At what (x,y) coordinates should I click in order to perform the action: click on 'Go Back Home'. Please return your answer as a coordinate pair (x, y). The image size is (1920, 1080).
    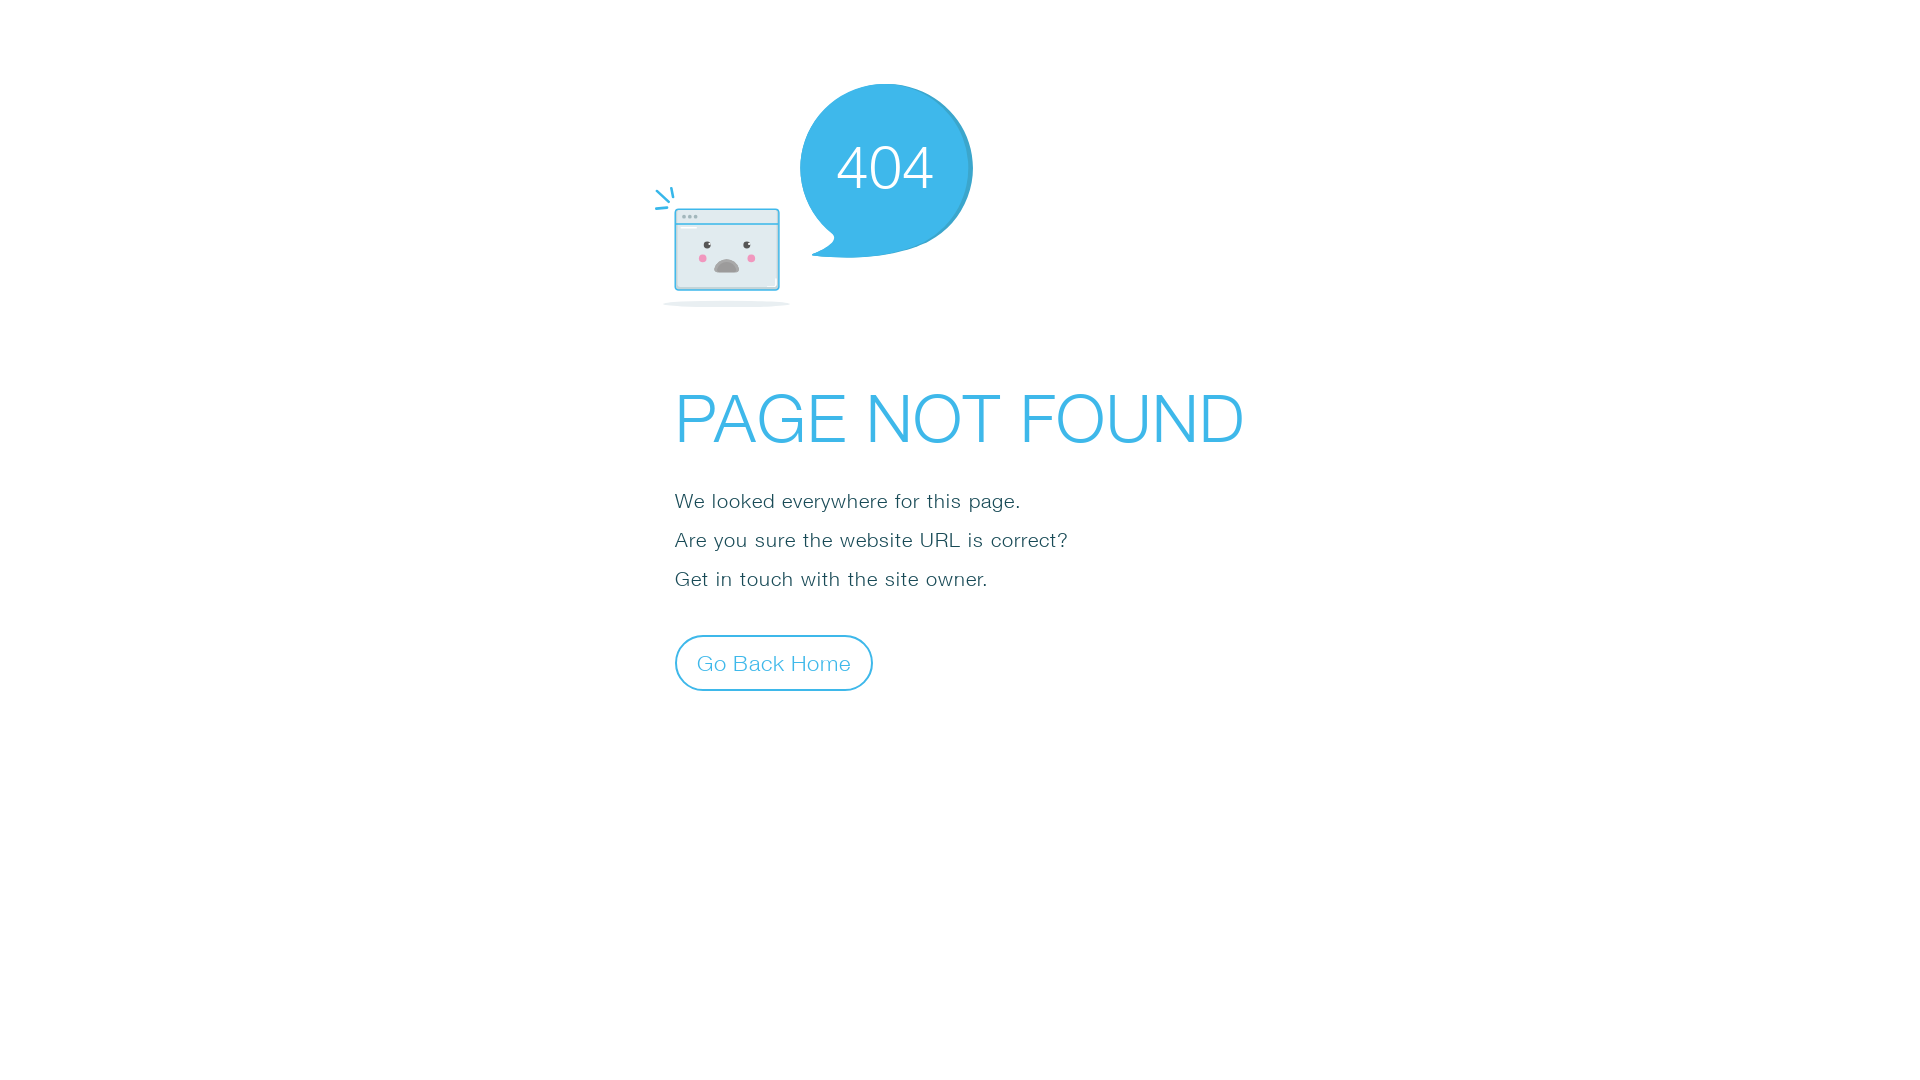
    Looking at the image, I should click on (772, 663).